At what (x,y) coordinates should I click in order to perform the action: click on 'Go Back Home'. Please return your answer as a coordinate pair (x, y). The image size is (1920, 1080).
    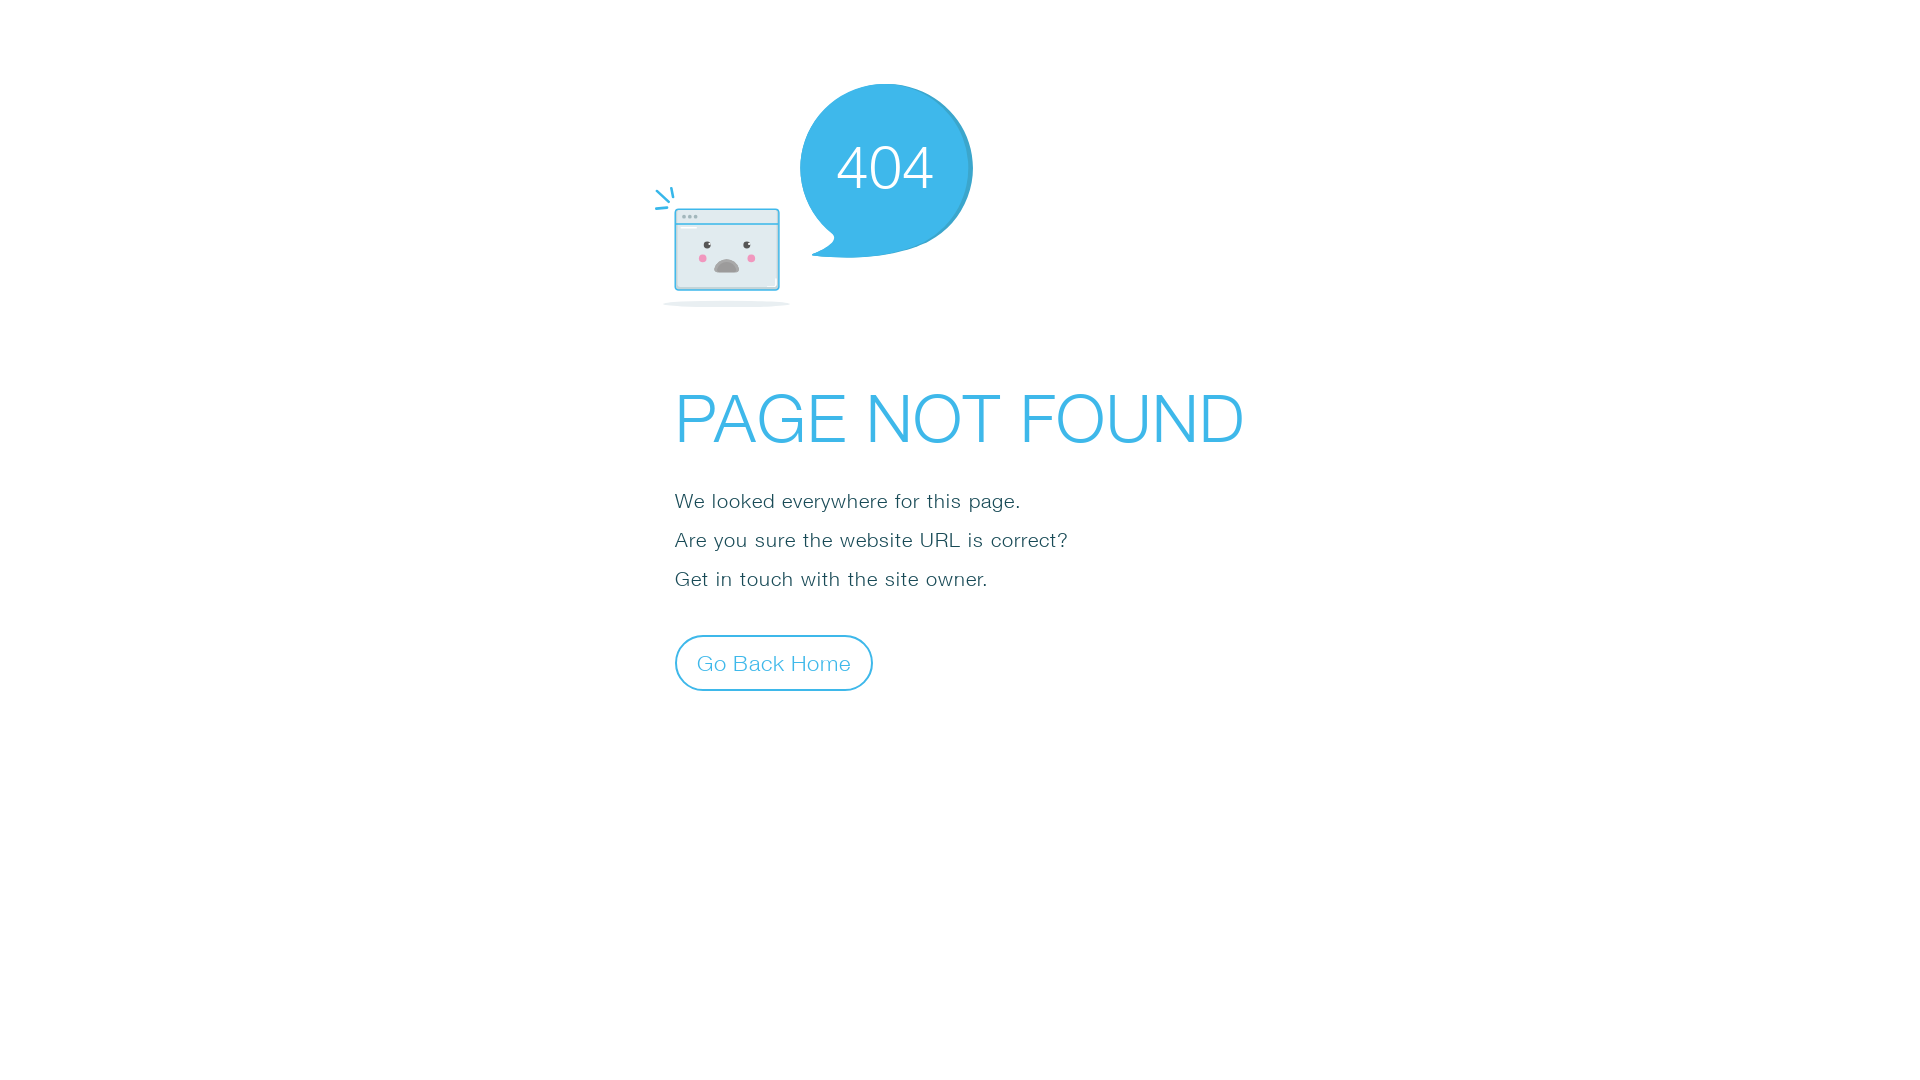
    Looking at the image, I should click on (772, 663).